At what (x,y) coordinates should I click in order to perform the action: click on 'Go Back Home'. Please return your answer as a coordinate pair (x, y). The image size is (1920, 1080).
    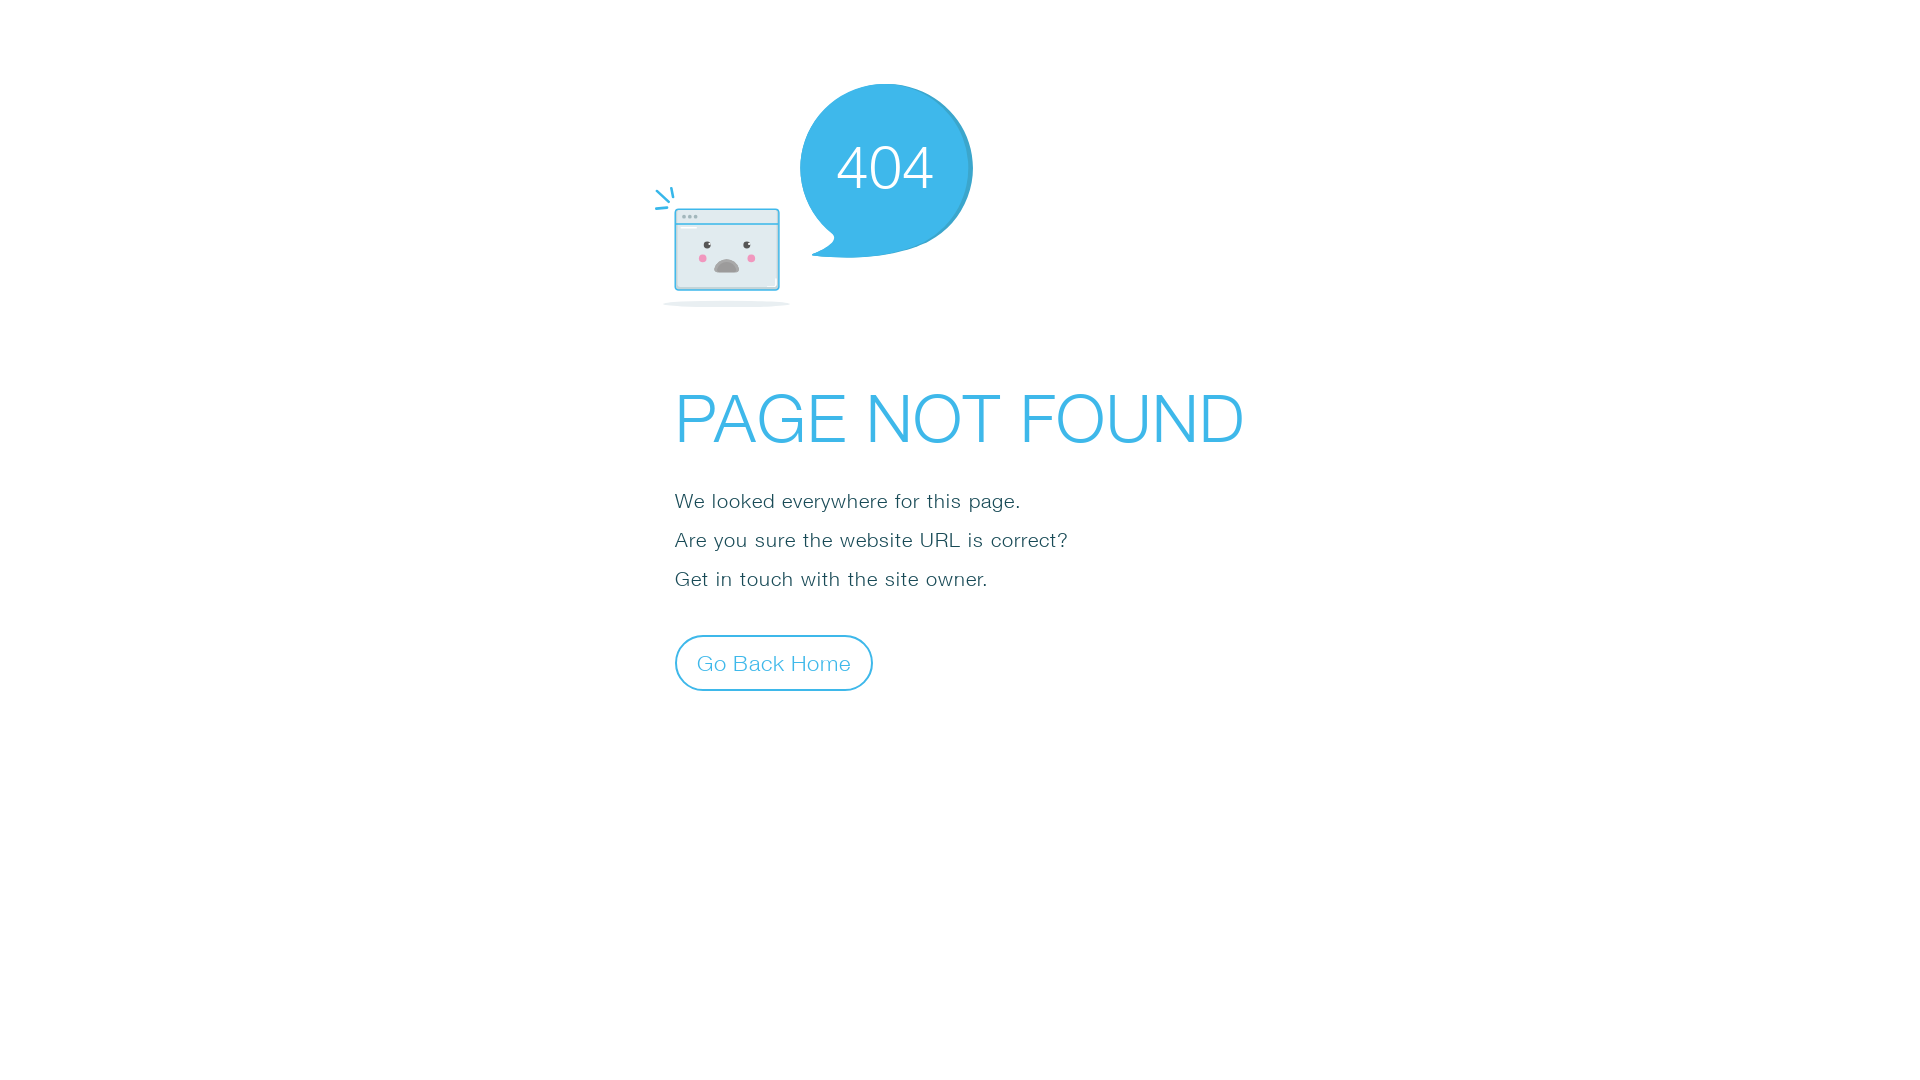
    Looking at the image, I should click on (772, 663).